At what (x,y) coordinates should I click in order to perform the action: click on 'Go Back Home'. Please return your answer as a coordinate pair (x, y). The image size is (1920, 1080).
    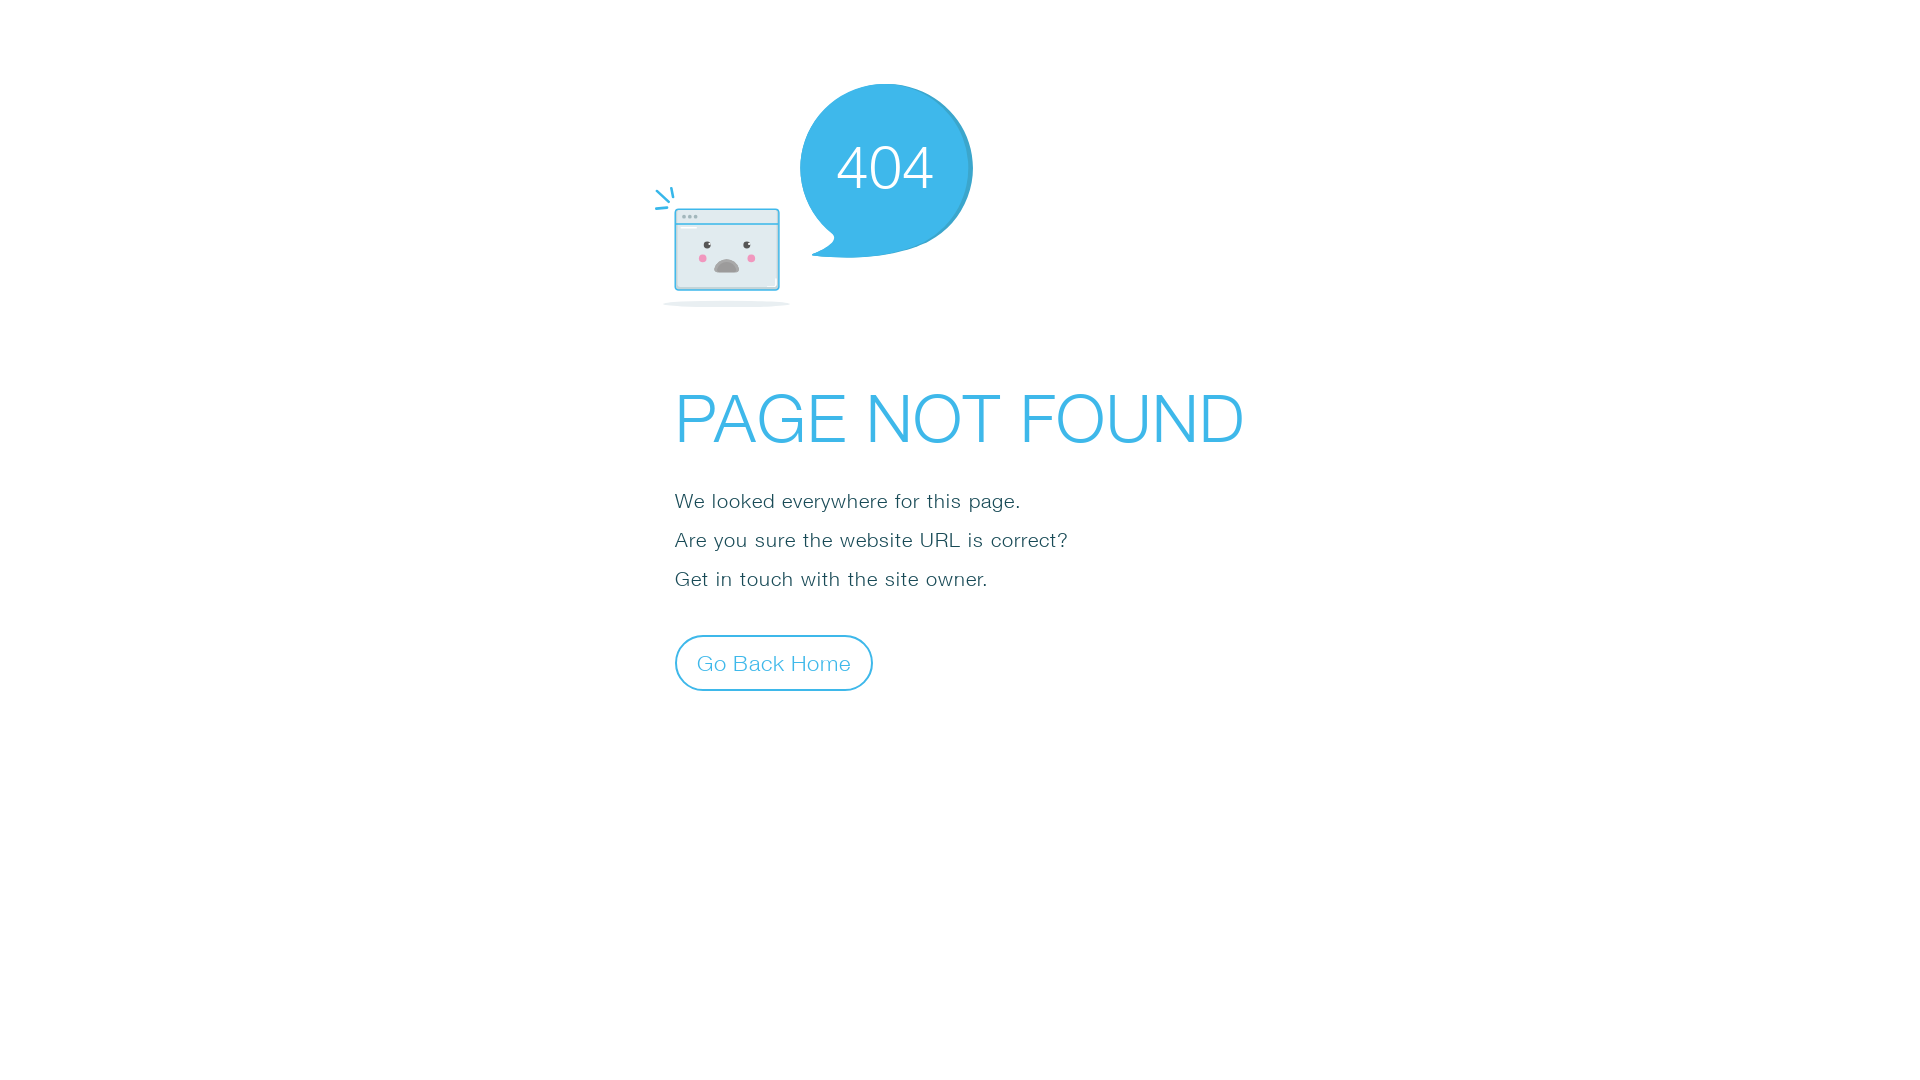
    Looking at the image, I should click on (772, 663).